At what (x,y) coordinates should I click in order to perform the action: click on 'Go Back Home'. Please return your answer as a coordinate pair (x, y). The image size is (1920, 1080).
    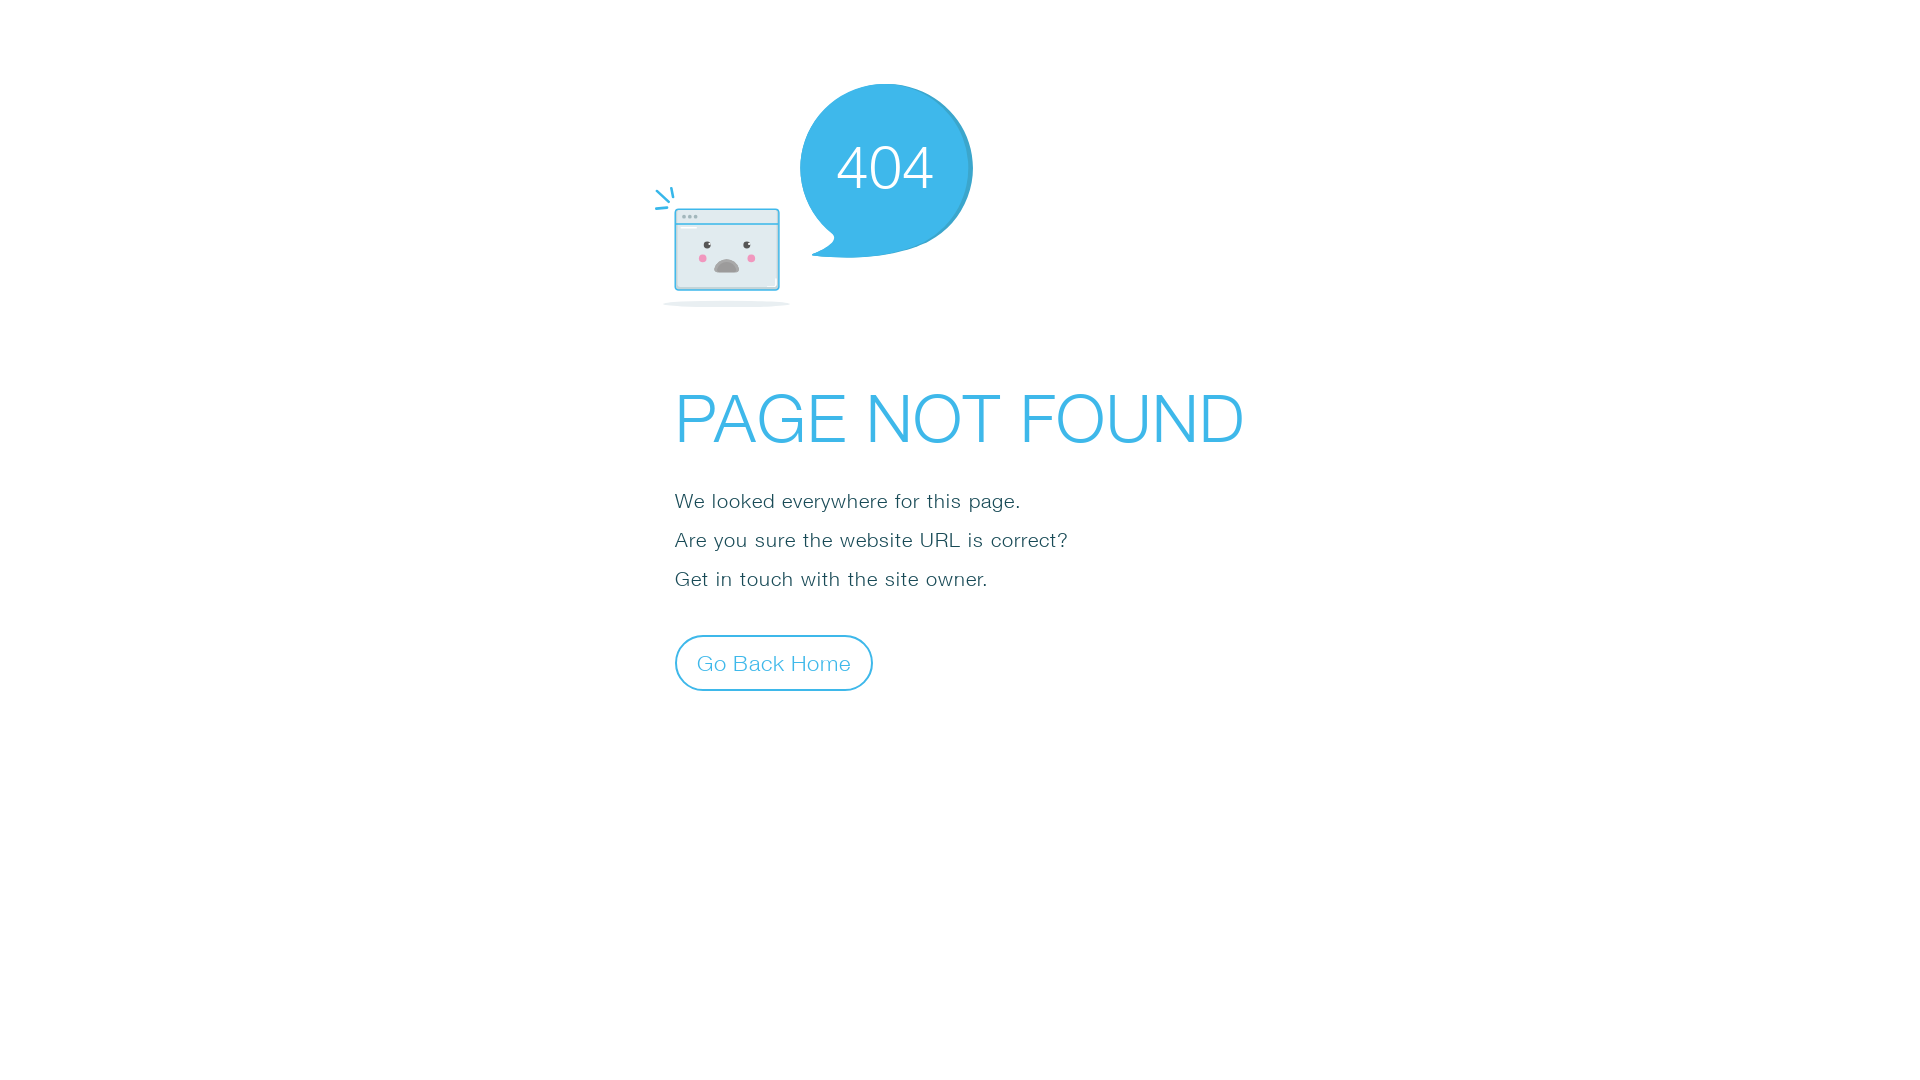
    Looking at the image, I should click on (772, 663).